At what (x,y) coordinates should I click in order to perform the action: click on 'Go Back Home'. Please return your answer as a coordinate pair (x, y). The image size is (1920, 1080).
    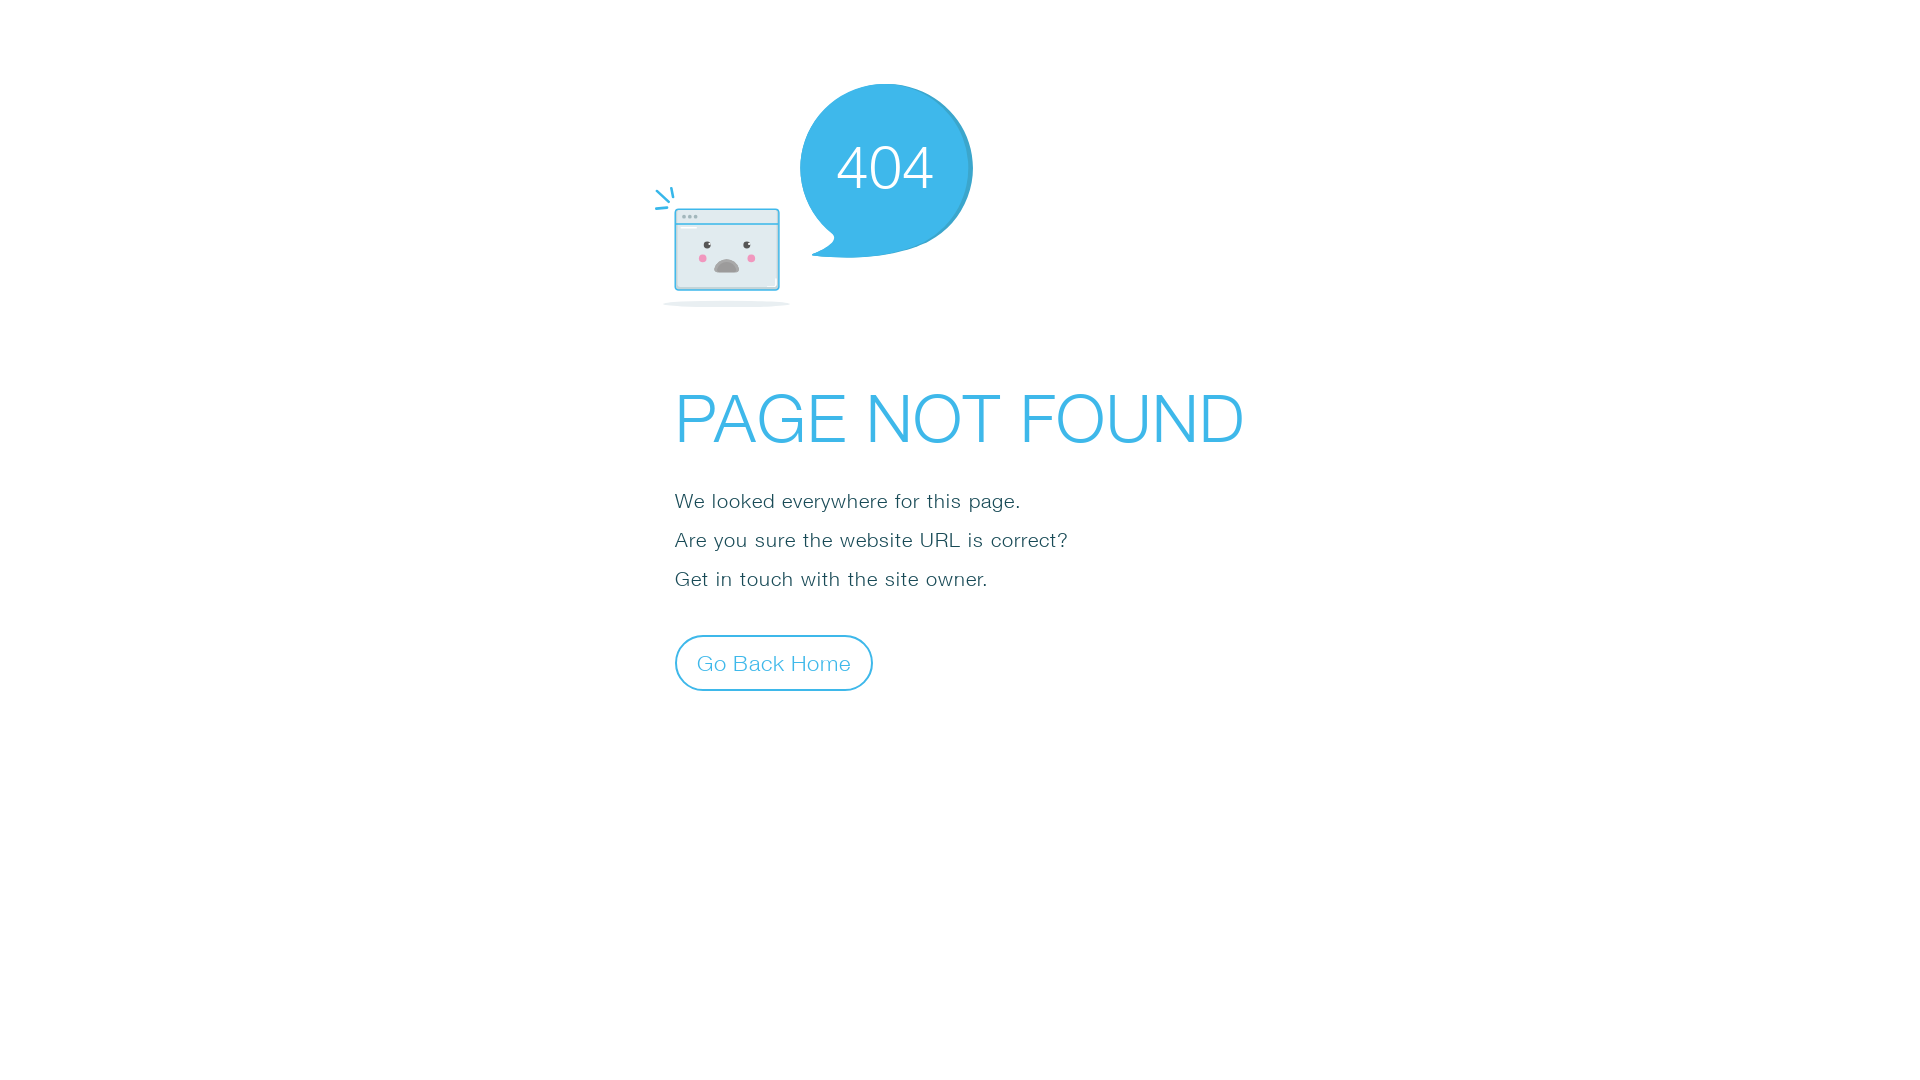
    Looking at the image, I should click on (772, 663).